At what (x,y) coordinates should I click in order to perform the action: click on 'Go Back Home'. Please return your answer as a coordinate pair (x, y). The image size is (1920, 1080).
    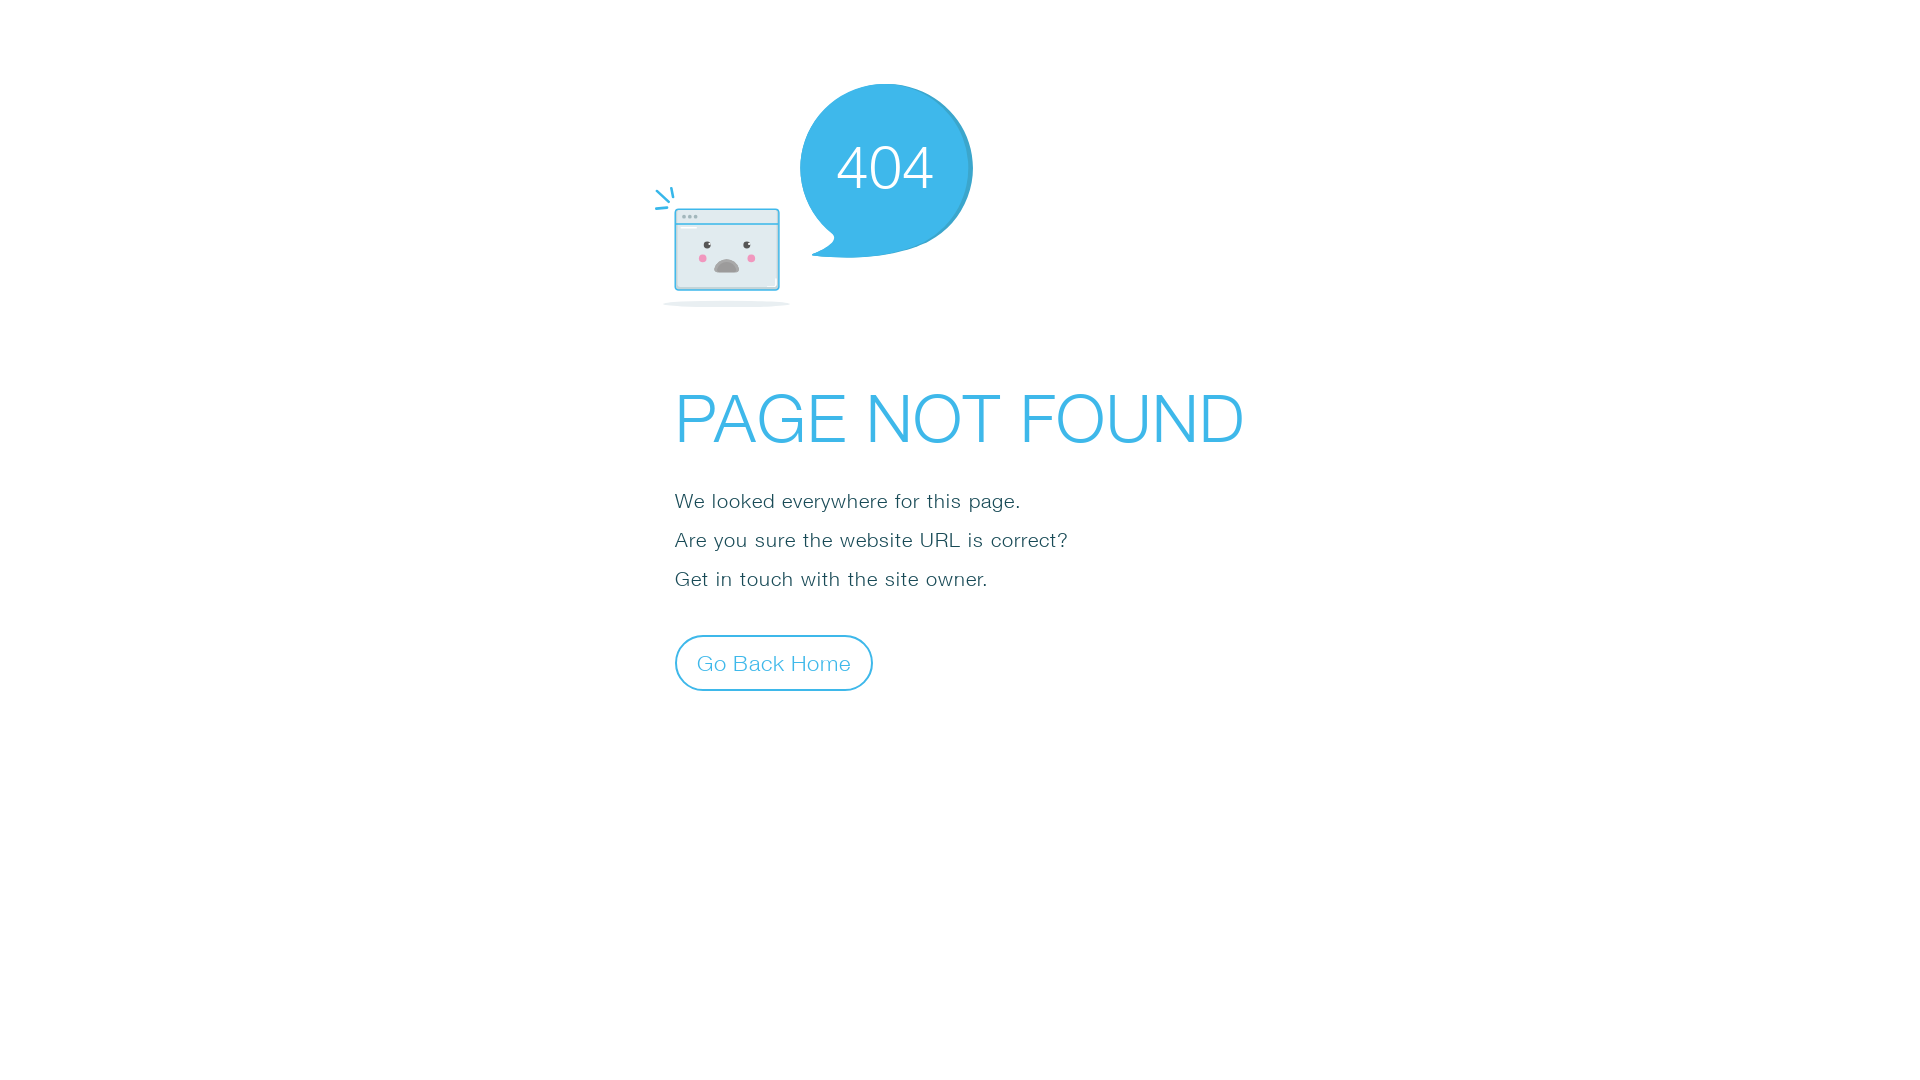
    Looking at the image, I should click on (772, 663).